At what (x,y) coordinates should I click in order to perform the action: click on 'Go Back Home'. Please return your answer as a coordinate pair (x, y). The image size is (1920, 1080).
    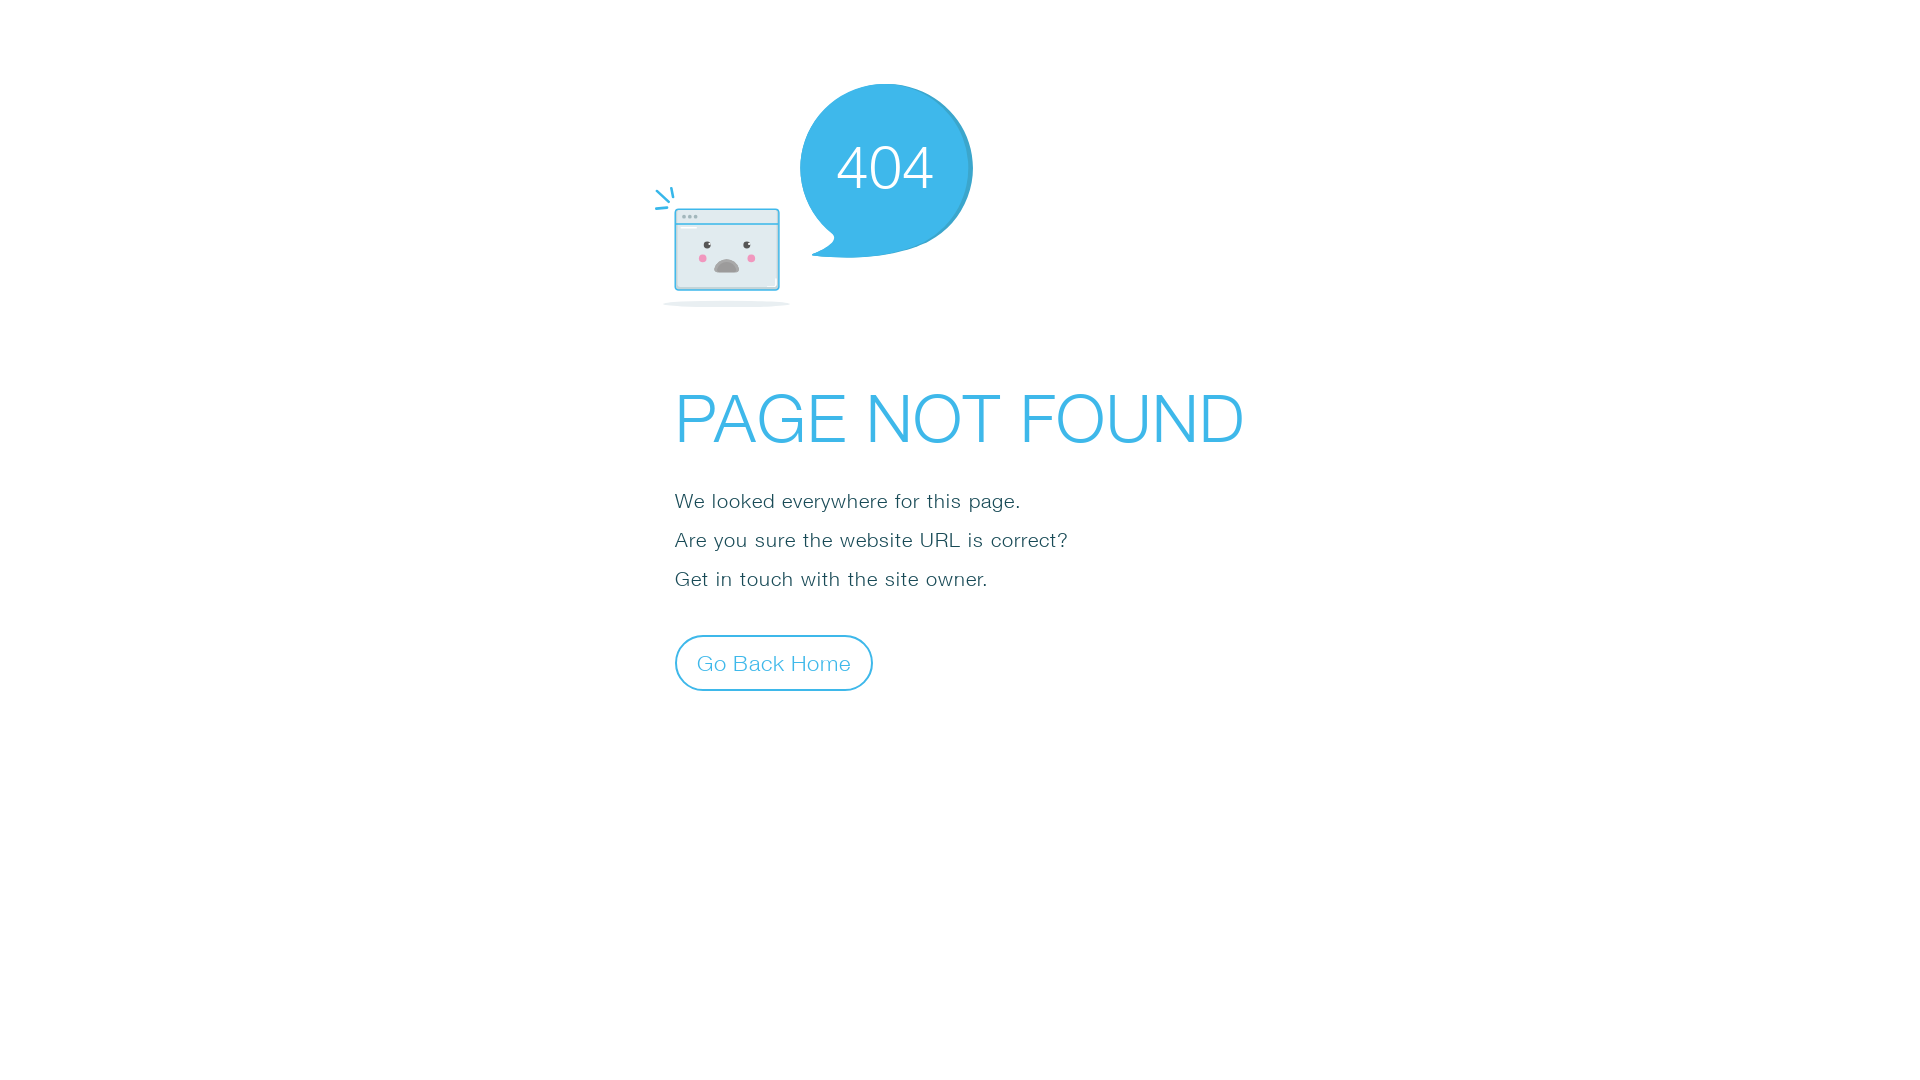
    Looking at the image, I should click on (772, 663).